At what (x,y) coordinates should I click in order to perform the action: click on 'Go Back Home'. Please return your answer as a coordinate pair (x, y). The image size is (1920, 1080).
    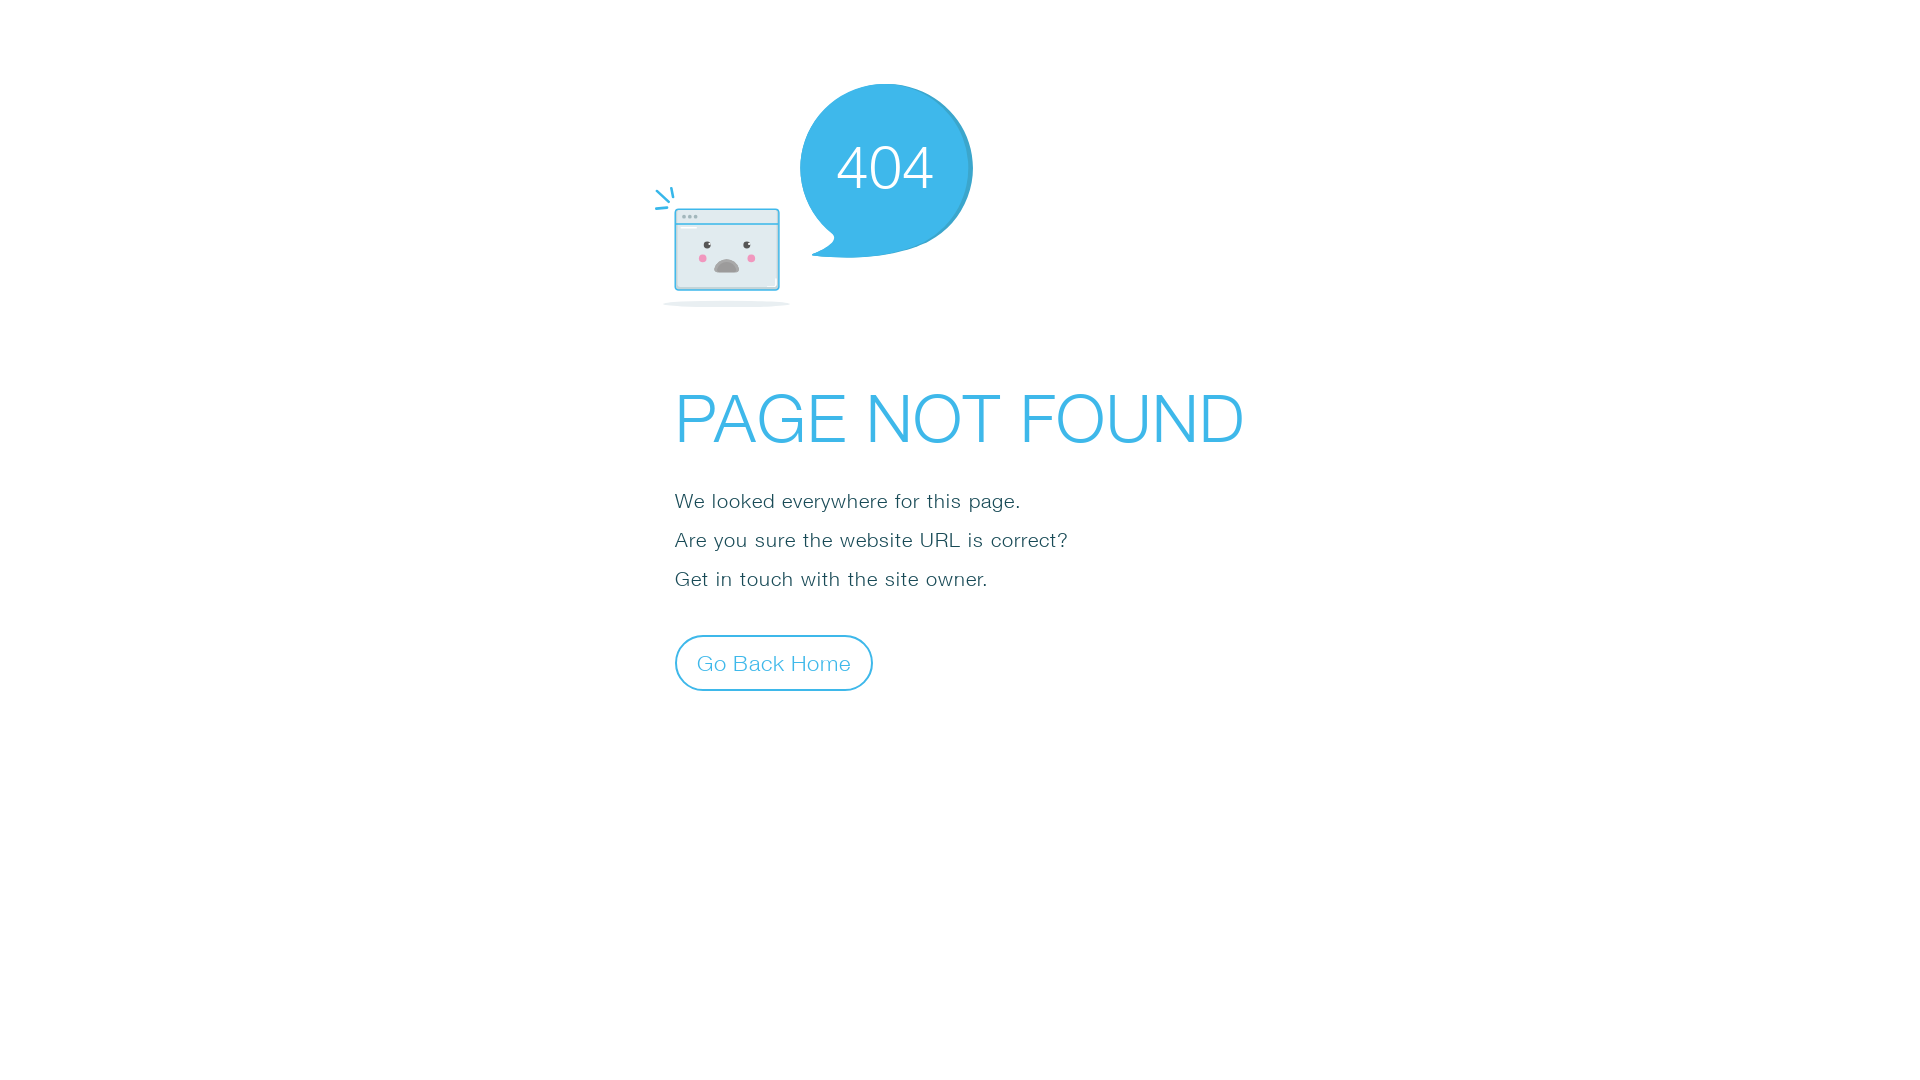
    Looking at the image, I should click on (772, 663).